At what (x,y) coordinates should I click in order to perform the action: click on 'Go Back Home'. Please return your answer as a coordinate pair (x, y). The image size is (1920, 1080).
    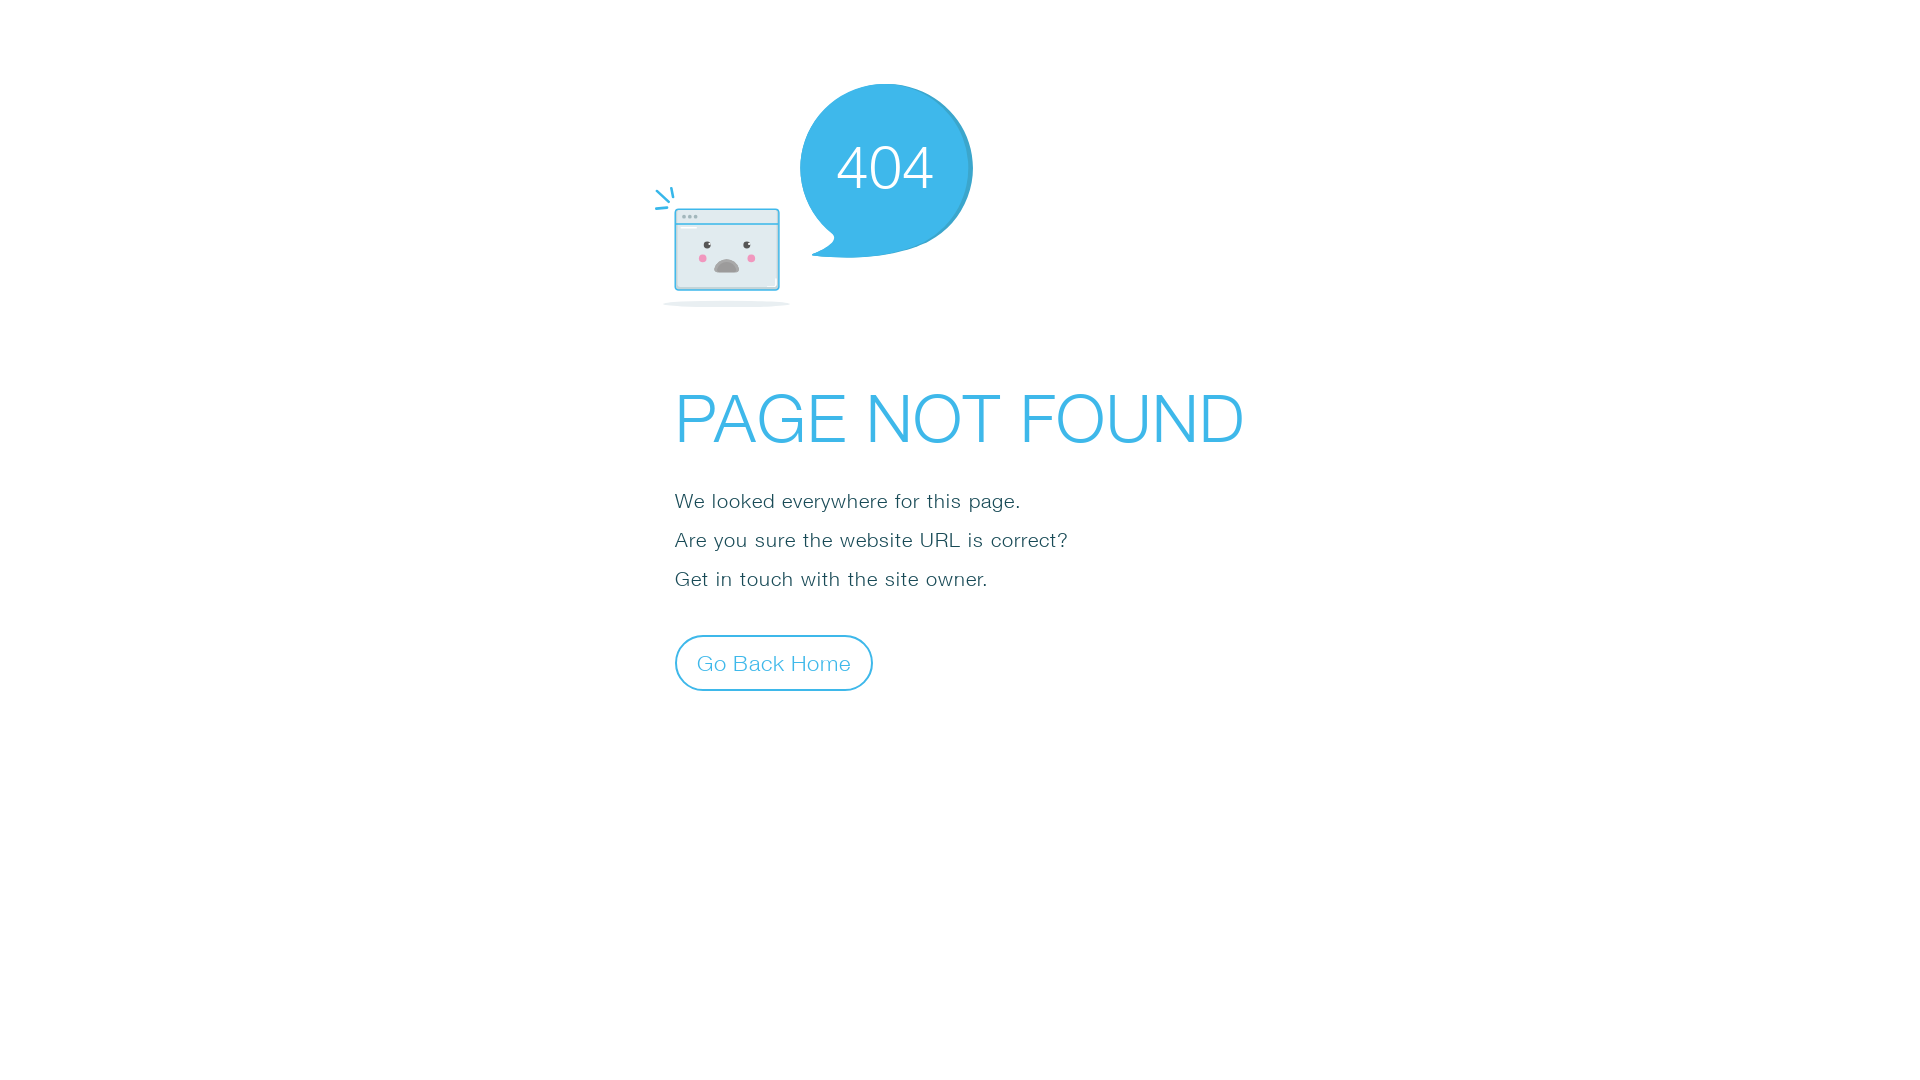
    Looking at the image, I should click on (772, 663).